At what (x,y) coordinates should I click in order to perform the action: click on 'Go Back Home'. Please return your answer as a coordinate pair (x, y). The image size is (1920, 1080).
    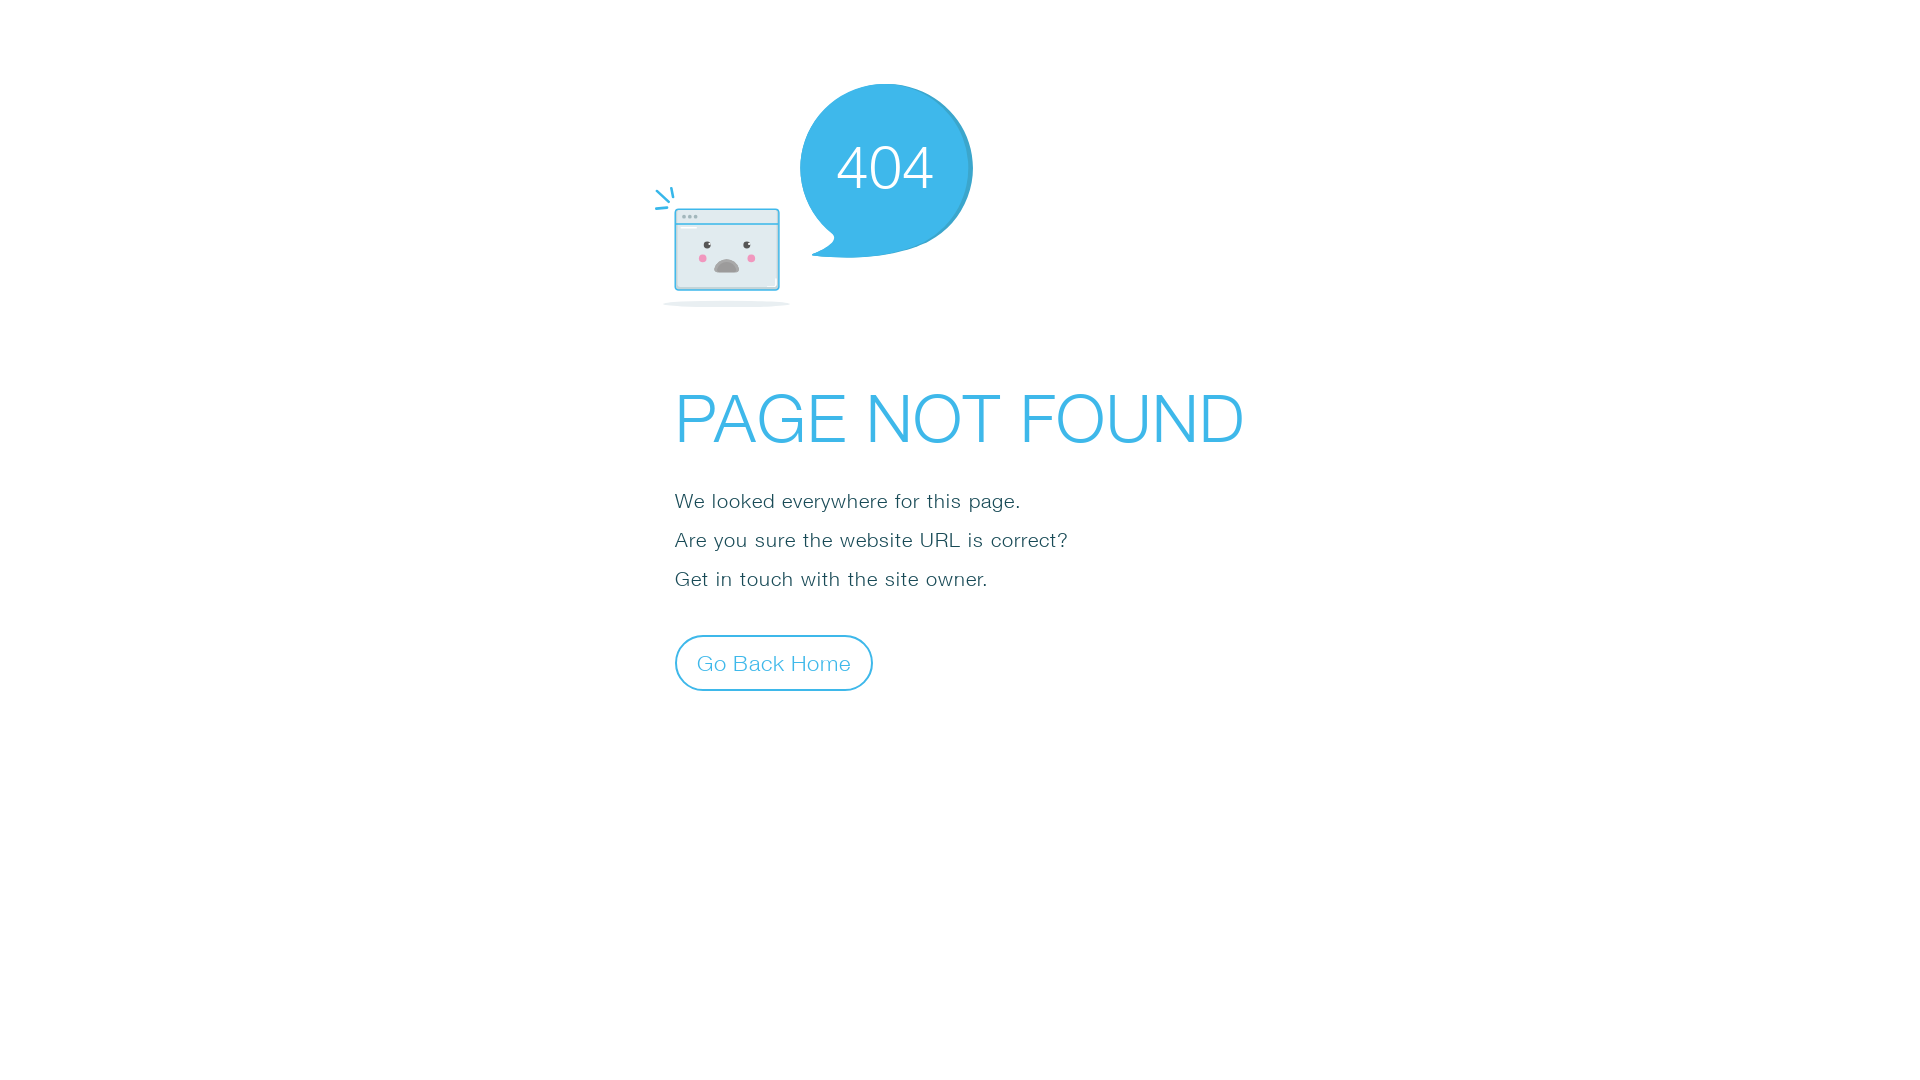
    Looking at the image, I should click on (772, 663).